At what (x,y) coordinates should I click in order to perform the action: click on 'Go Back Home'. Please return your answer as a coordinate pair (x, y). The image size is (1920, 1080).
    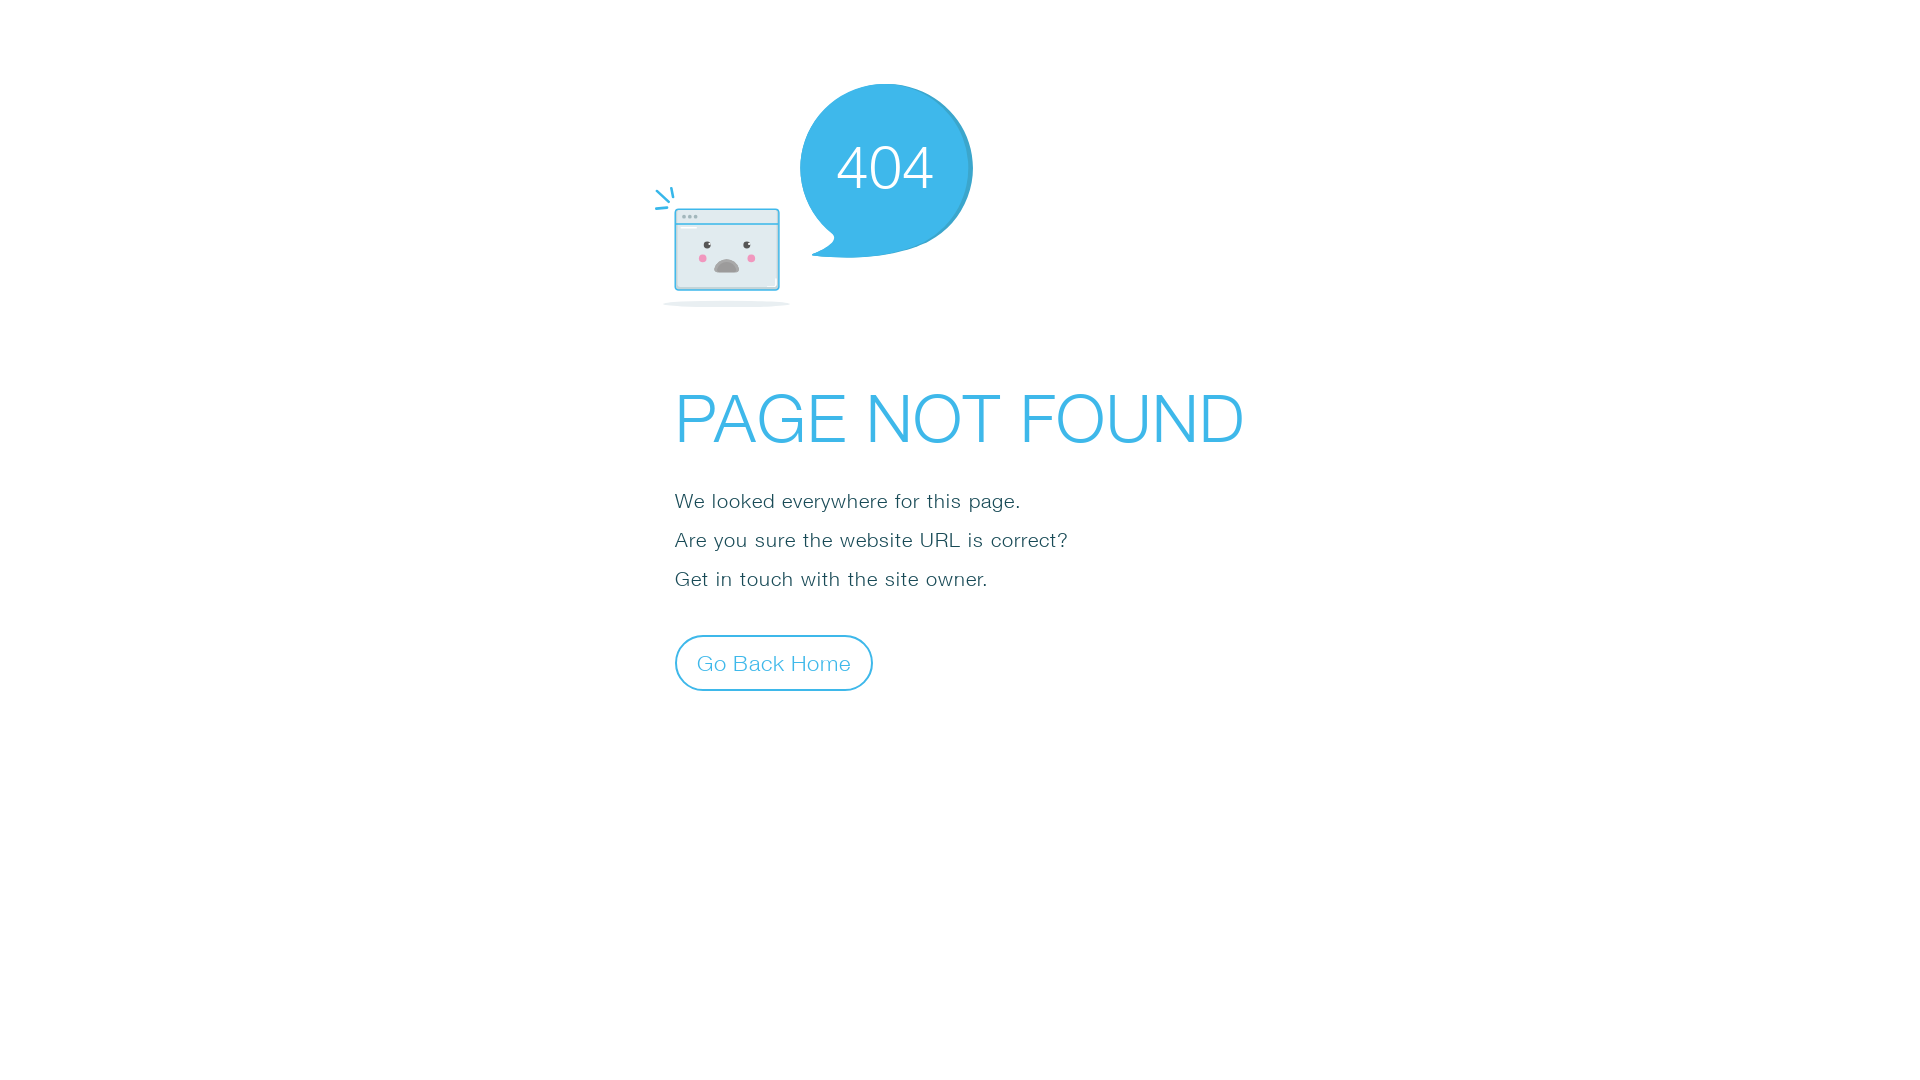
    Looking at the image, I should click on (772, 663).